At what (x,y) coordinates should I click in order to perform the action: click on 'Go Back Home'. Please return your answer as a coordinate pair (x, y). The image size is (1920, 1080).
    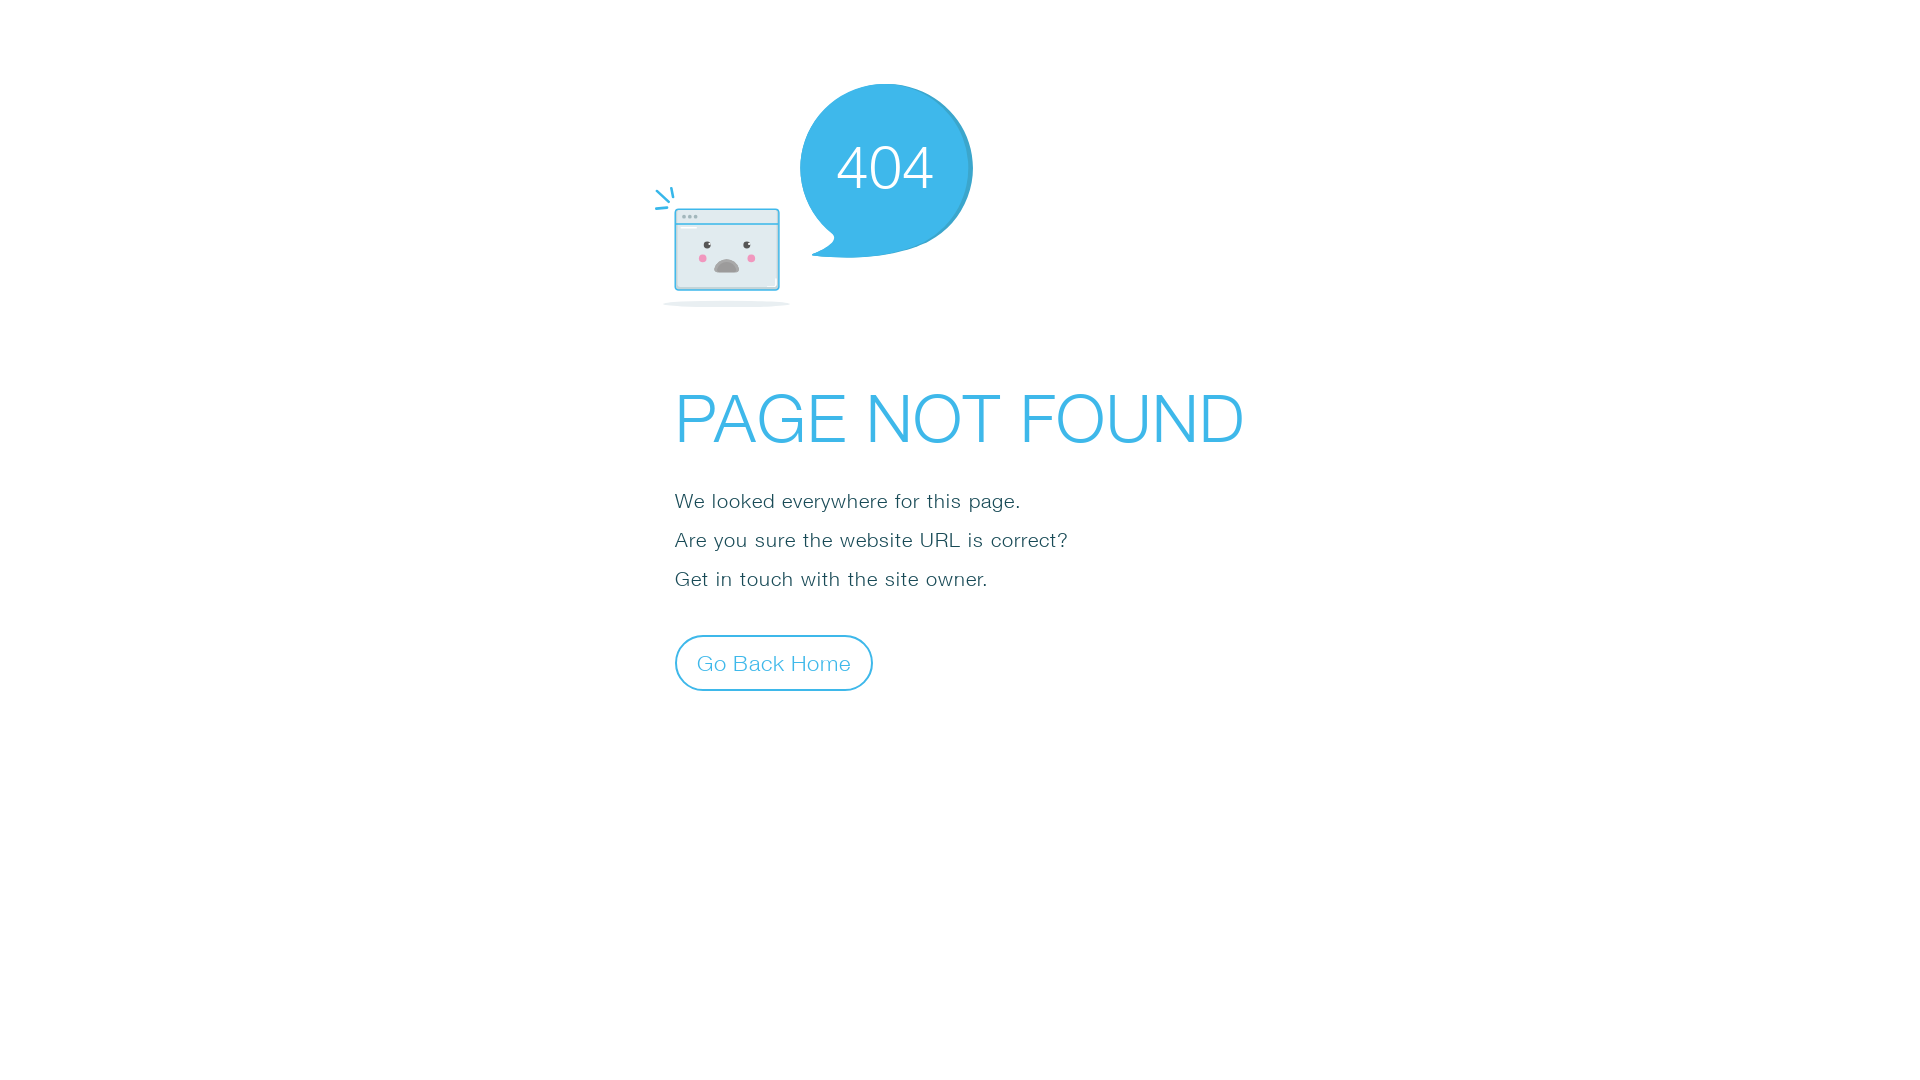
    Looking at the image, I should click on (772, 663).